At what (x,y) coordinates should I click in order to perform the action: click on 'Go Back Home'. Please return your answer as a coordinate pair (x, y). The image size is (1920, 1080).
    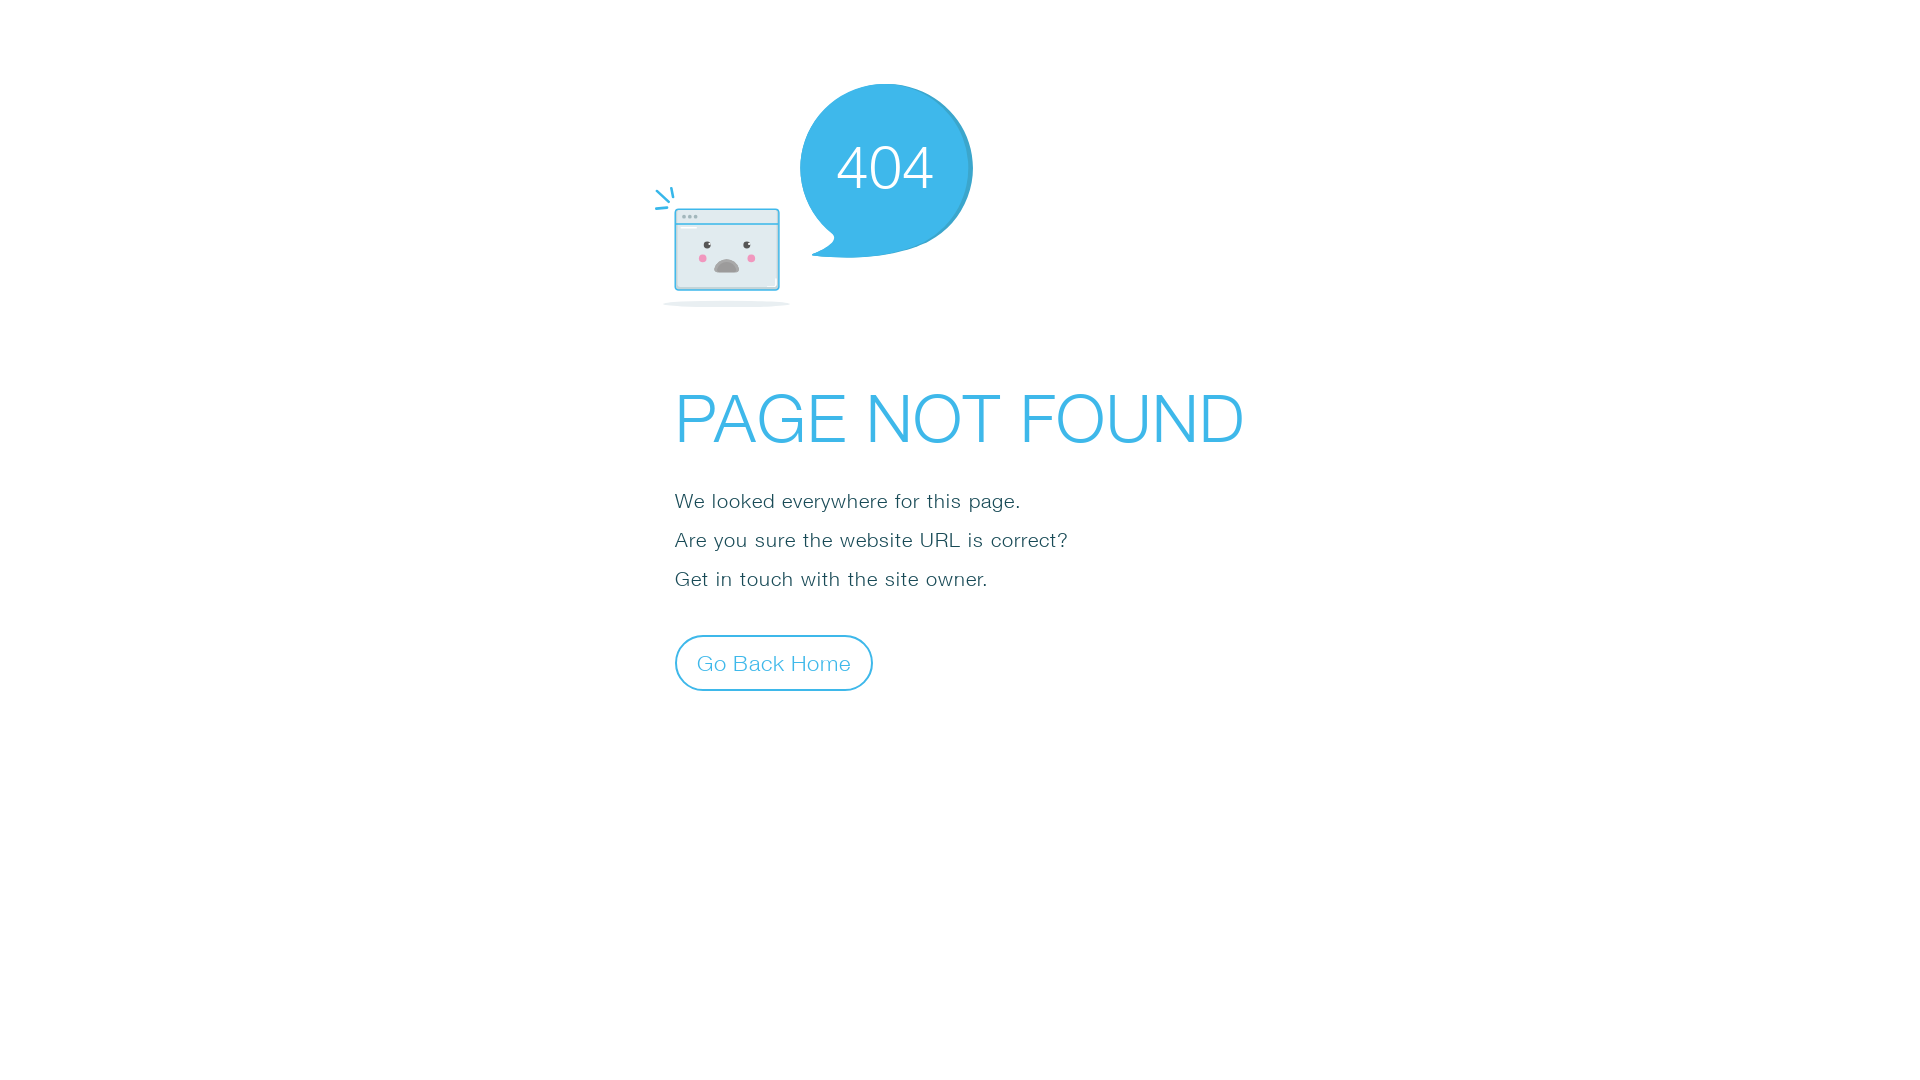
    Looking at the image, I should click on (772, 663).